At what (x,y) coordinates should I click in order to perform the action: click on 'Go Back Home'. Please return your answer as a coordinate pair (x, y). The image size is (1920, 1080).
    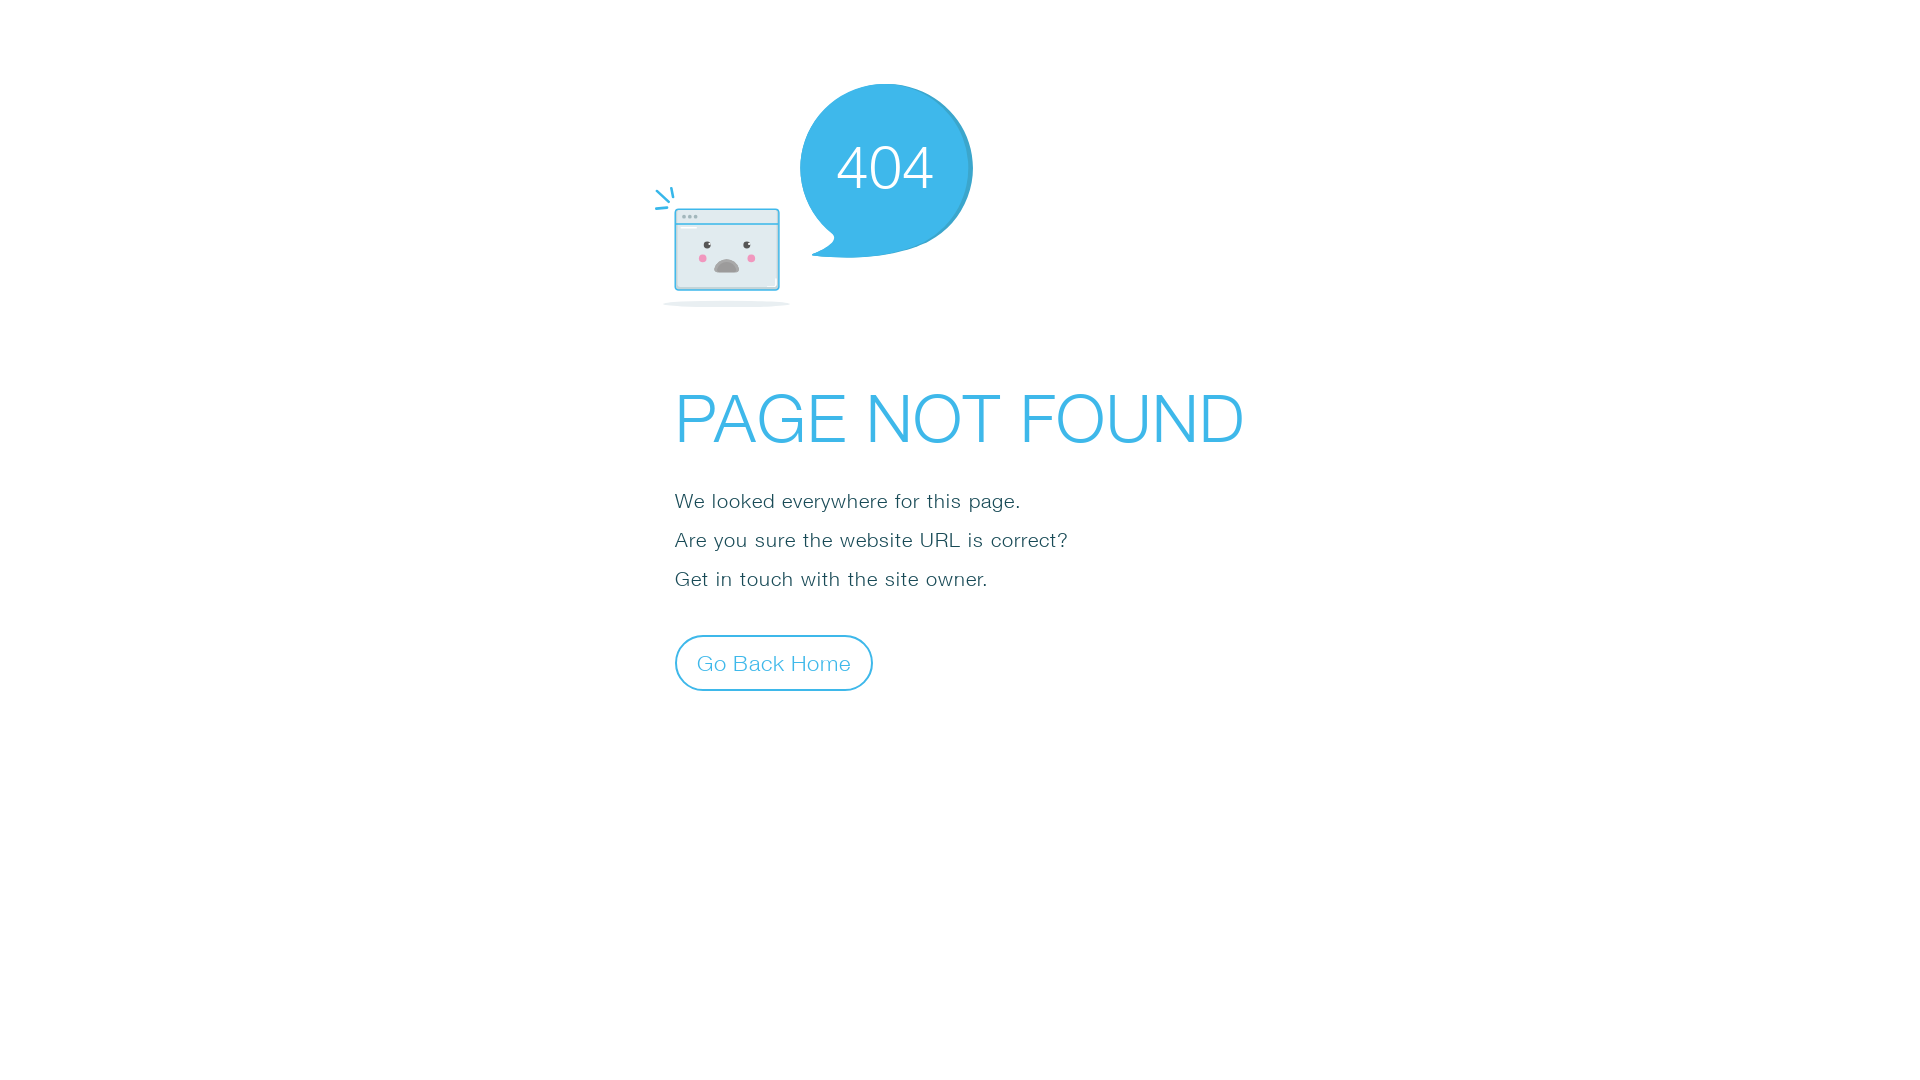
    Looking at the image, I should click on (772, 663).